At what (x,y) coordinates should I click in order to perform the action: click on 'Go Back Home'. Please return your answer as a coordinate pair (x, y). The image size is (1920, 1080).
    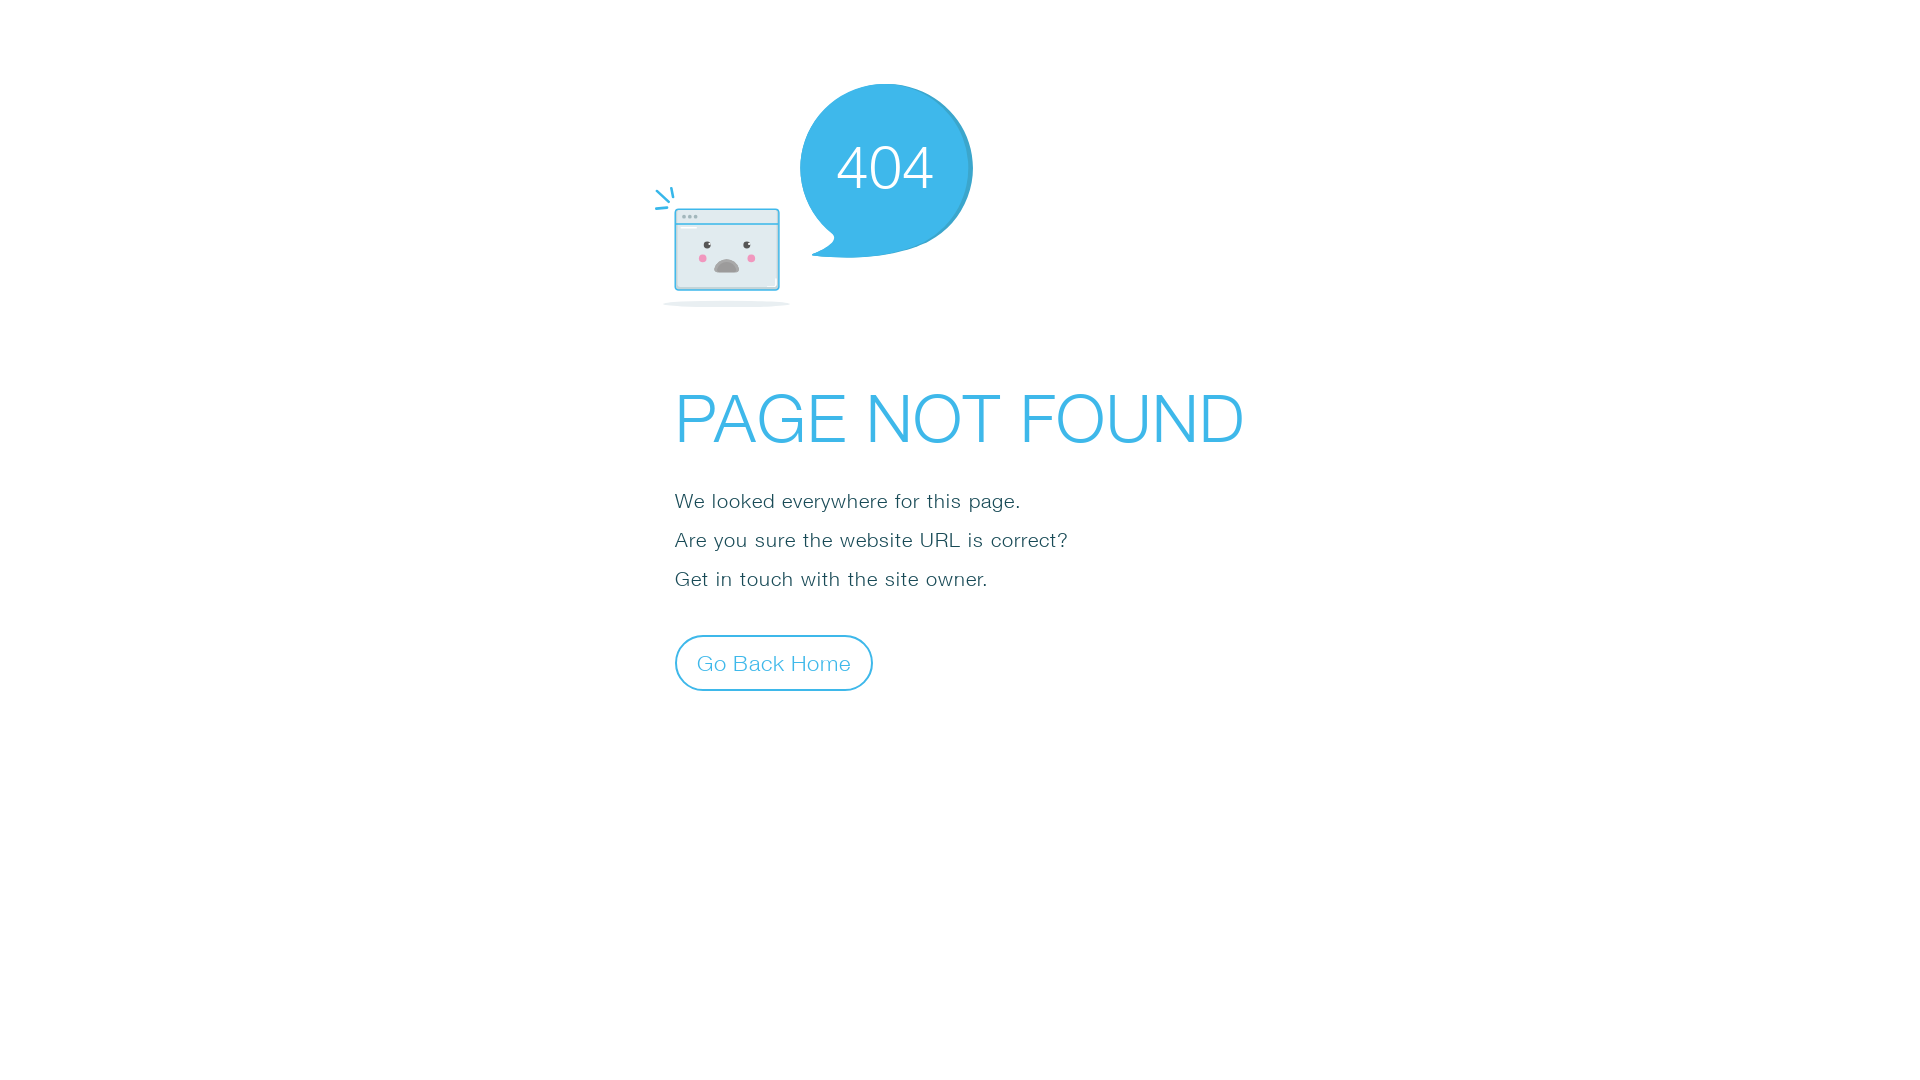
    Looking at the image, I should click on (772, 663).